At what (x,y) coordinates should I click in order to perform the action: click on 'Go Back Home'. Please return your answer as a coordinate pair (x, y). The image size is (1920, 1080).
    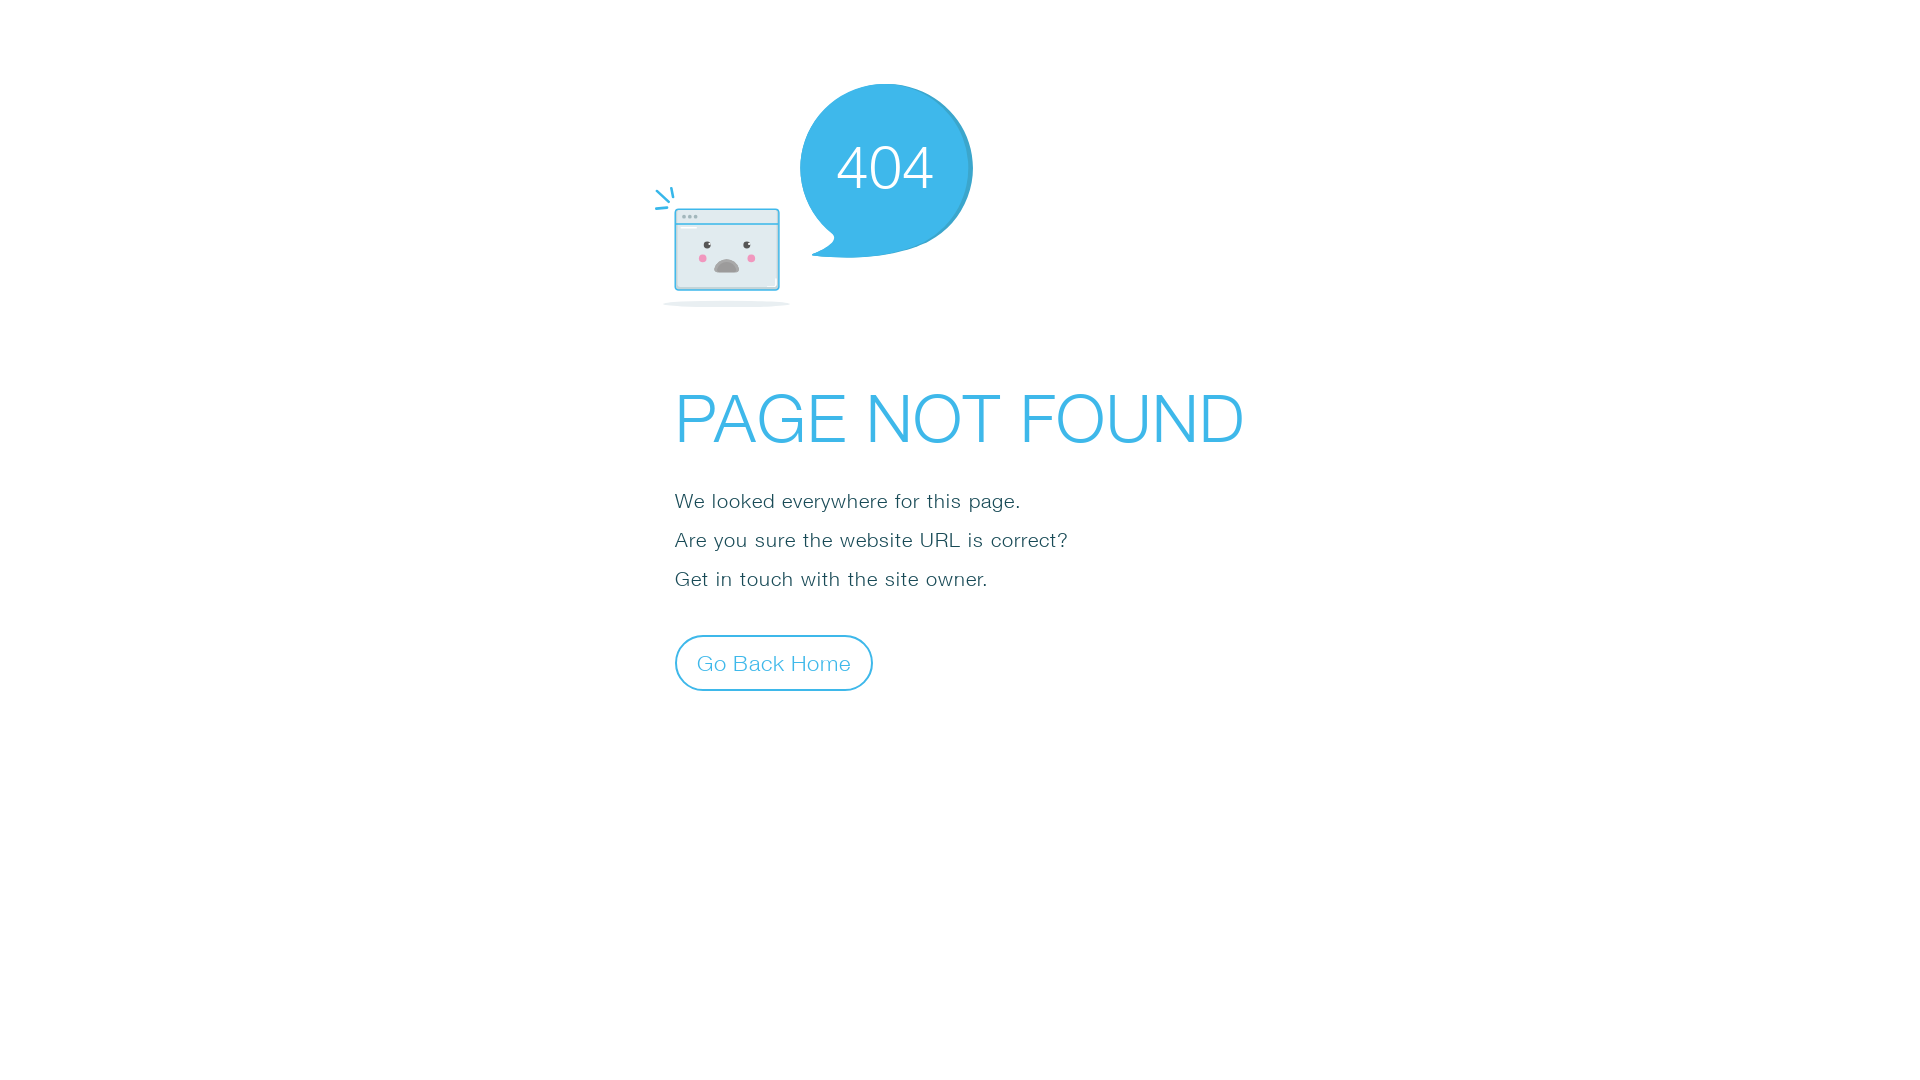
    Looking at the image, I should click on (772, 663).